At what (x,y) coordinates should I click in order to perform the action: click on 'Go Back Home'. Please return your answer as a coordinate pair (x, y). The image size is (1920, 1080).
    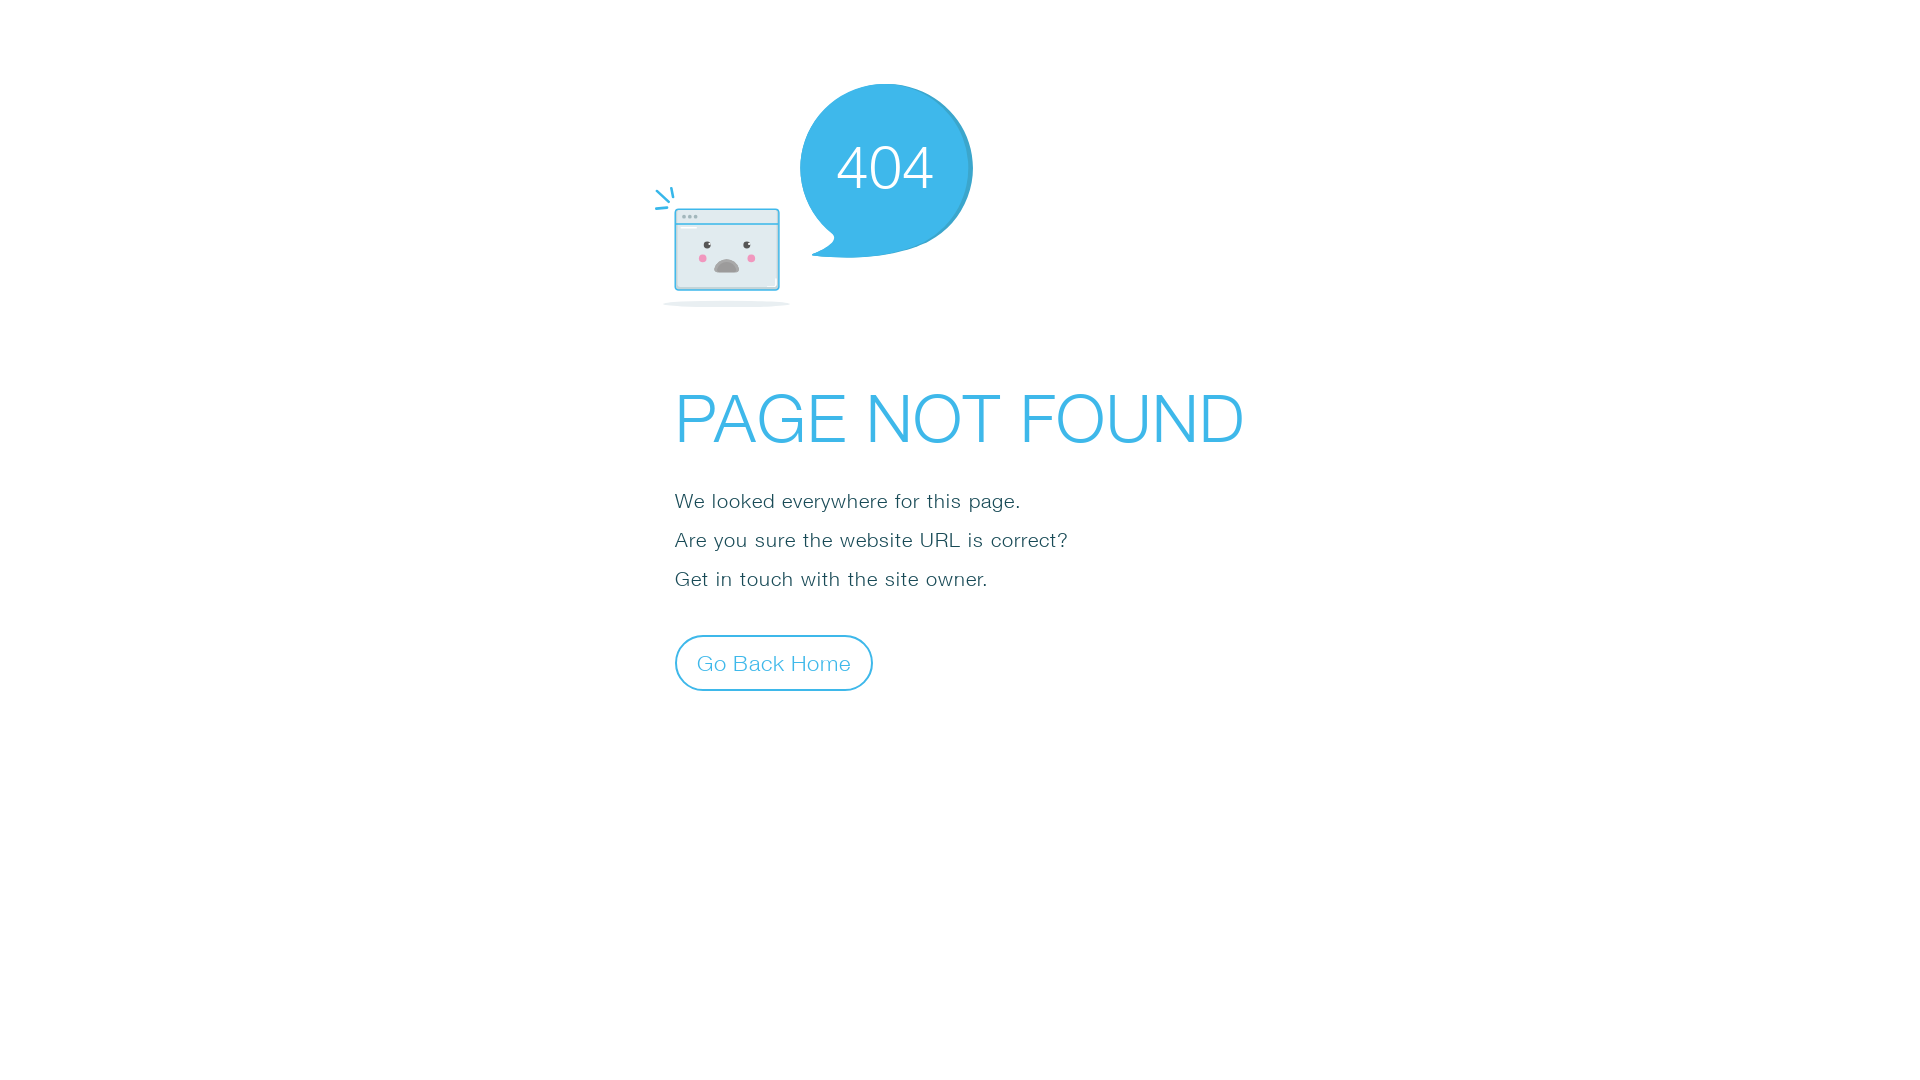
    Looking at the image, I should click on (772, 663).